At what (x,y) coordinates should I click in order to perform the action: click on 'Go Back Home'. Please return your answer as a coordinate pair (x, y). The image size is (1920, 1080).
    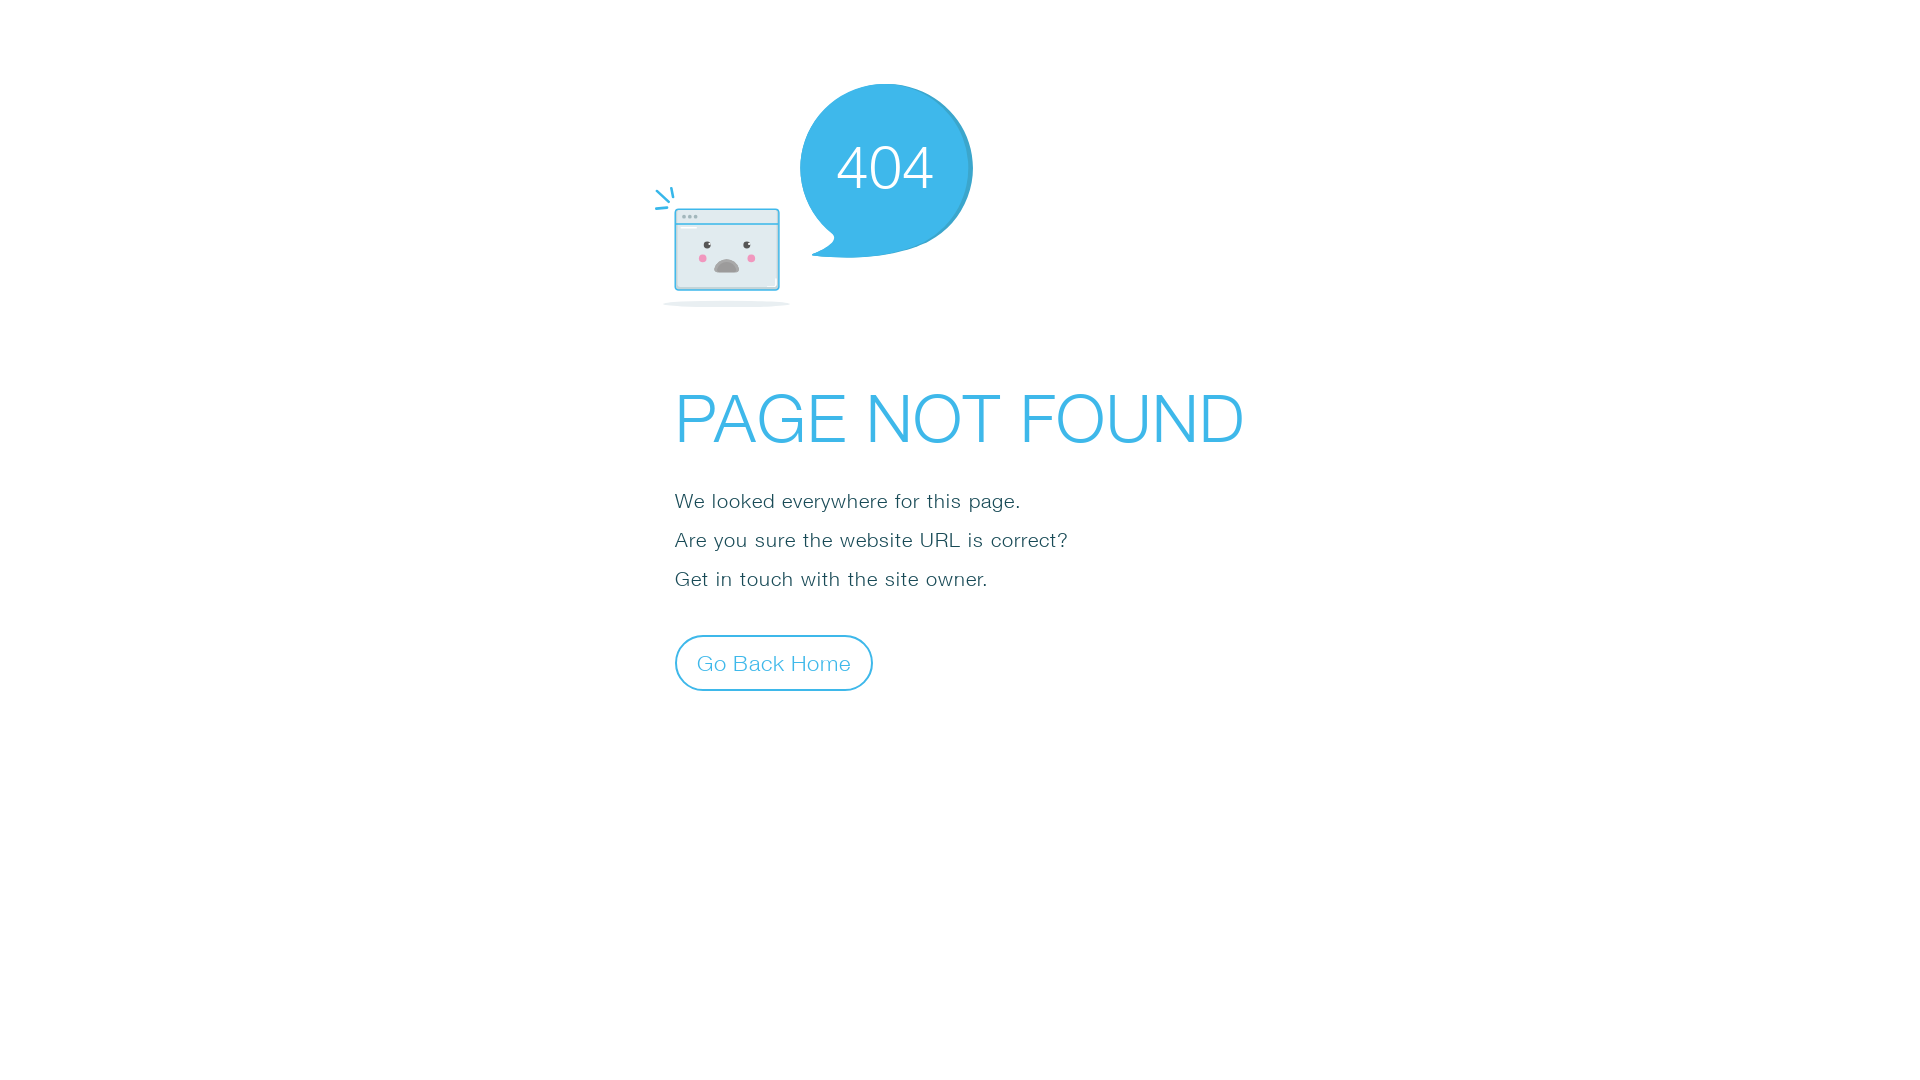
    Looking at the image, I should click on (772, 663).